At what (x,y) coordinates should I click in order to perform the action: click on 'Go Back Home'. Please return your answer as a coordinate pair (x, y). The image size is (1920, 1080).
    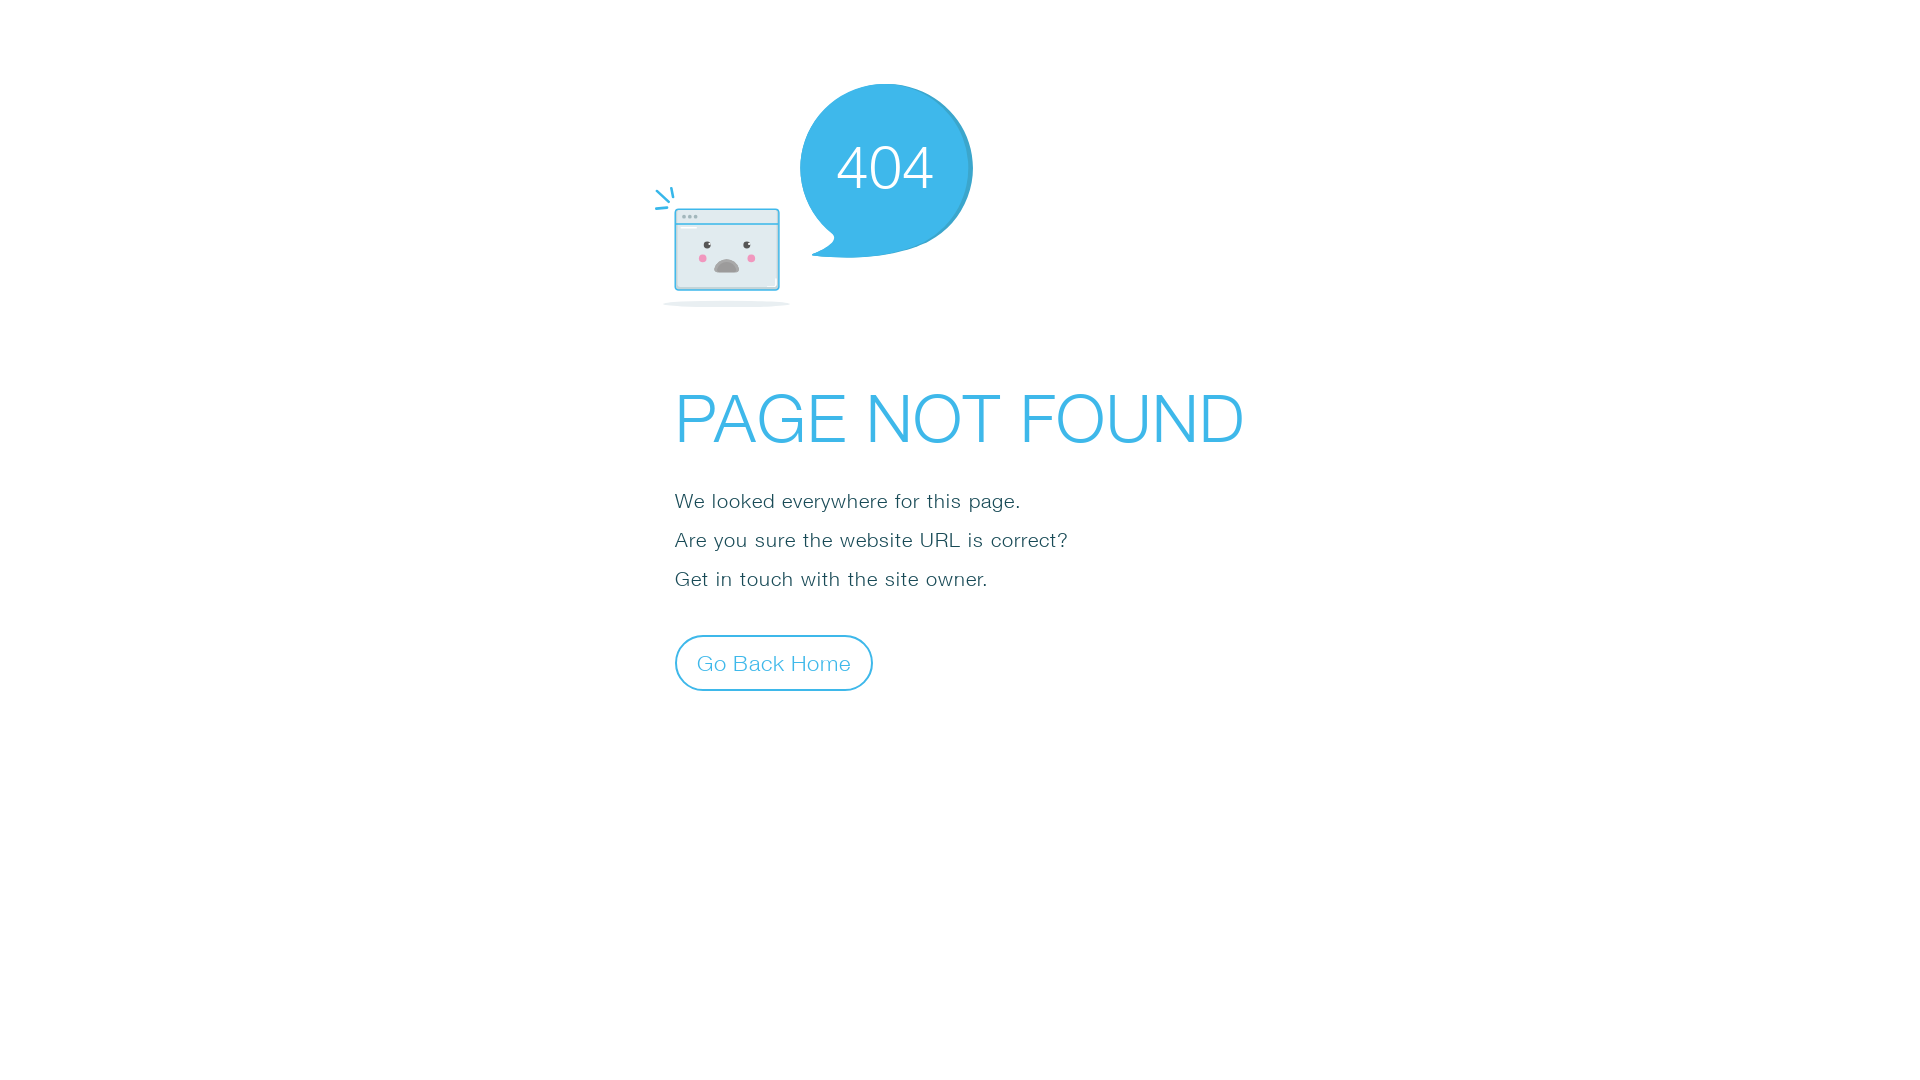
    Looking at the image, I should click on (772, 663).